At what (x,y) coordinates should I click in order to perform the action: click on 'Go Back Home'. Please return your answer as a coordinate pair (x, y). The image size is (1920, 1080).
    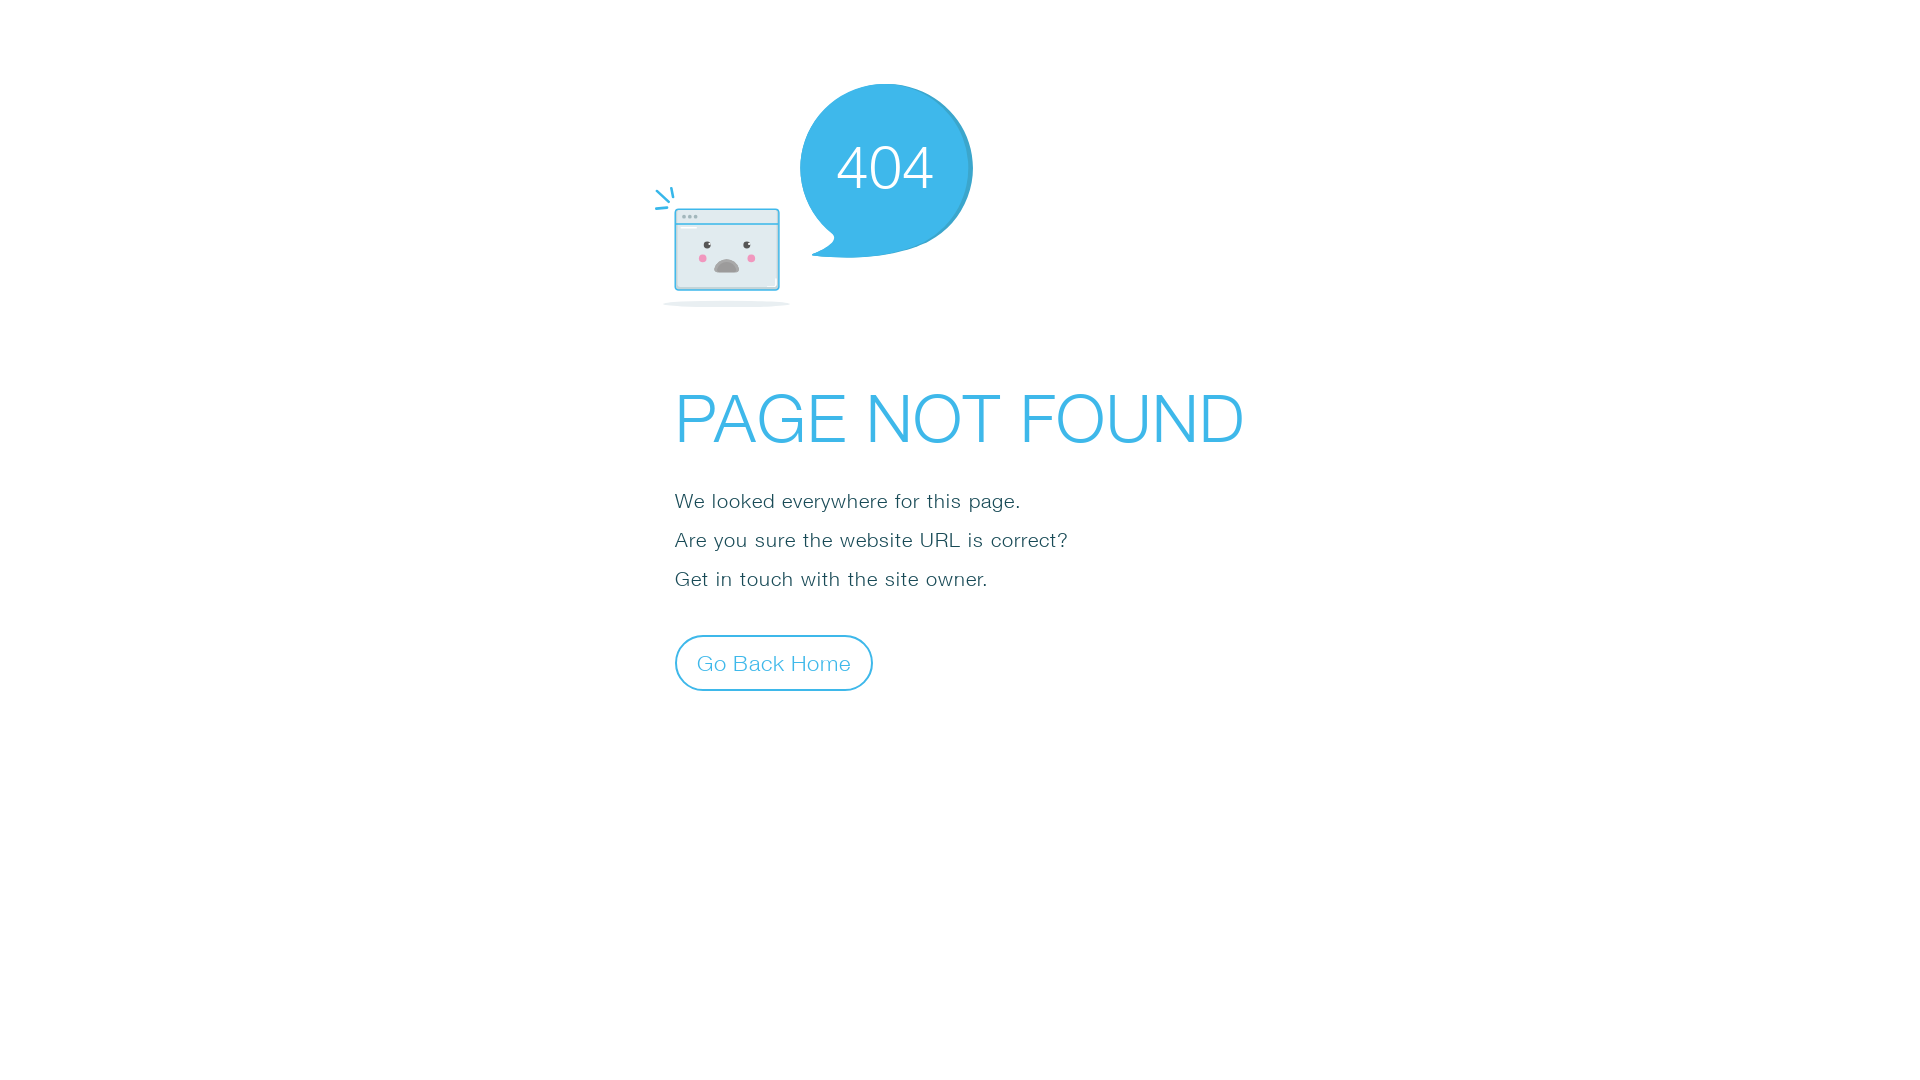
    Looking at the image, I should click on (772, 663).